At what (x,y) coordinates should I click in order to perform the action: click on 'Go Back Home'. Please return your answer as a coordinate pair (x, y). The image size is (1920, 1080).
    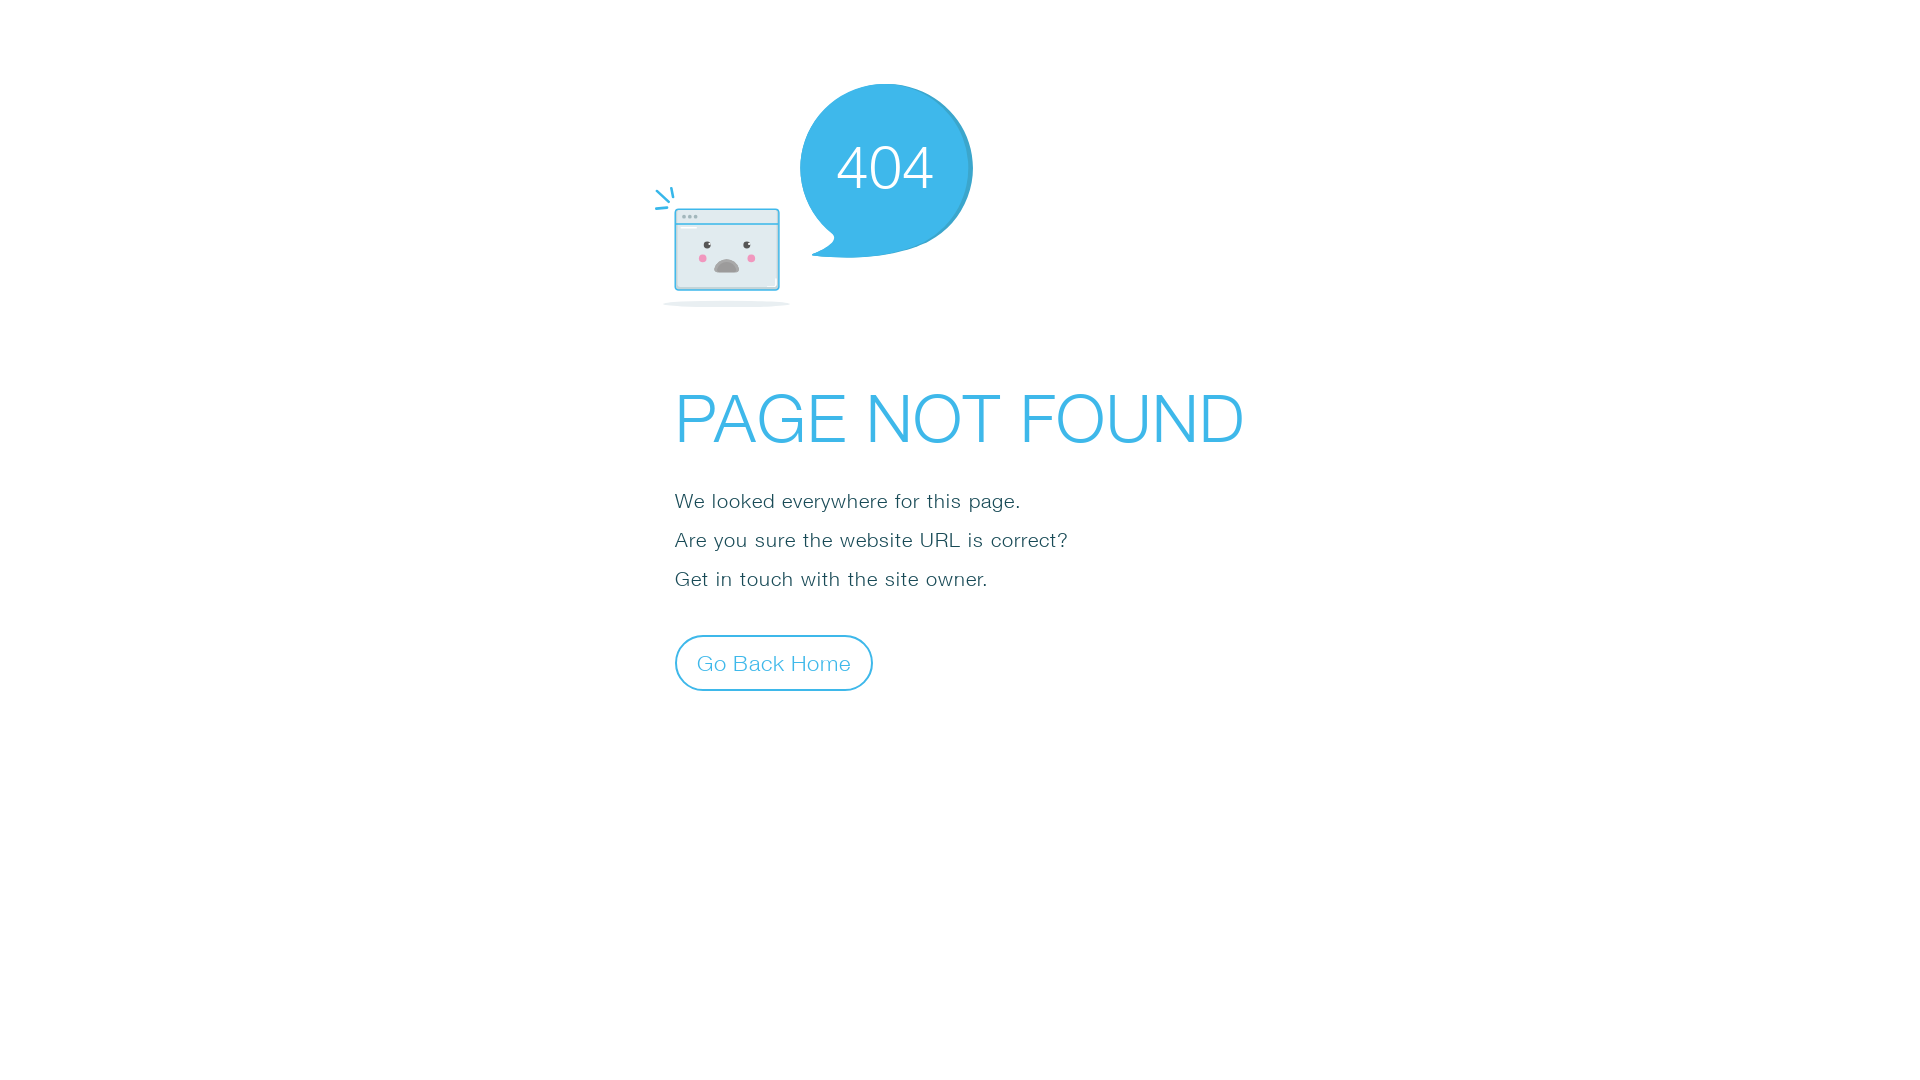
    Looking at the image, I should click on (772, 663).